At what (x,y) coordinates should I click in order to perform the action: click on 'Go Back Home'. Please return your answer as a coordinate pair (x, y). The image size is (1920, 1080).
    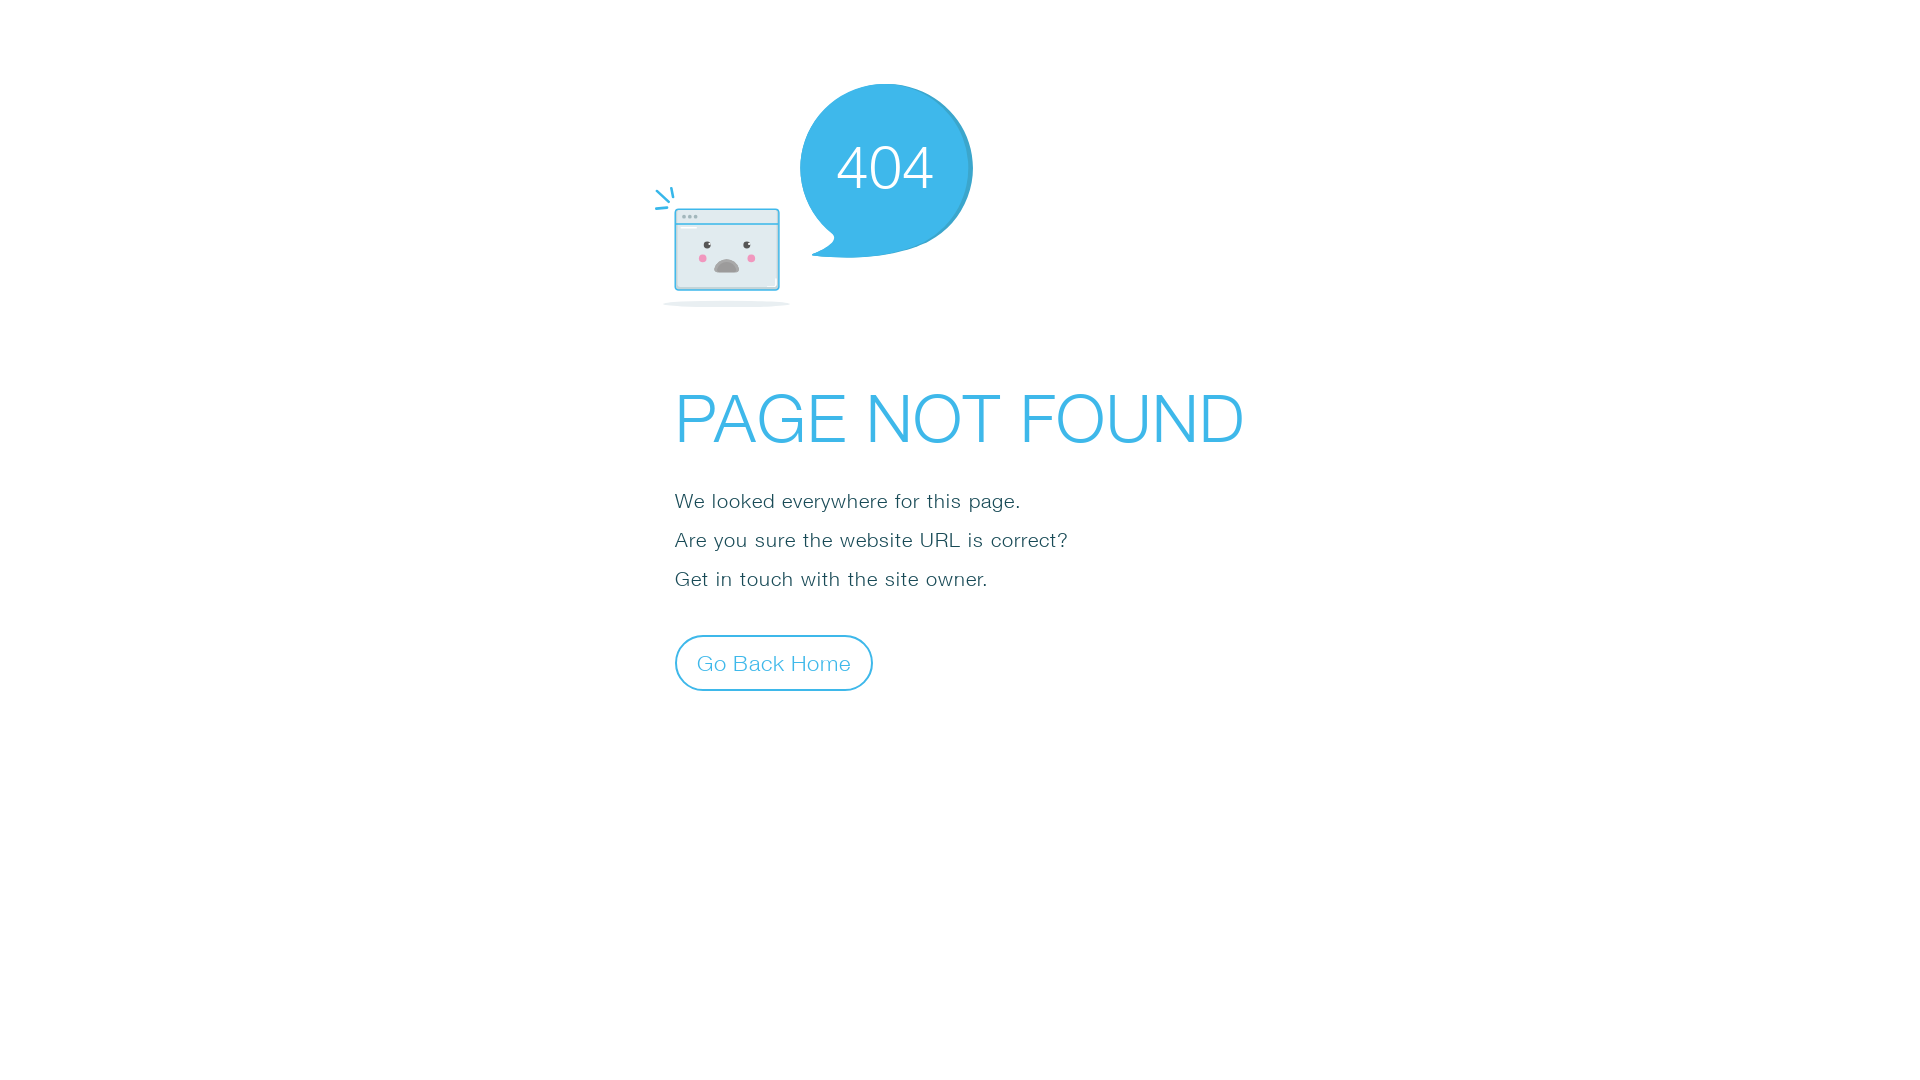
    Looking at the image, I should click on (772, 663).